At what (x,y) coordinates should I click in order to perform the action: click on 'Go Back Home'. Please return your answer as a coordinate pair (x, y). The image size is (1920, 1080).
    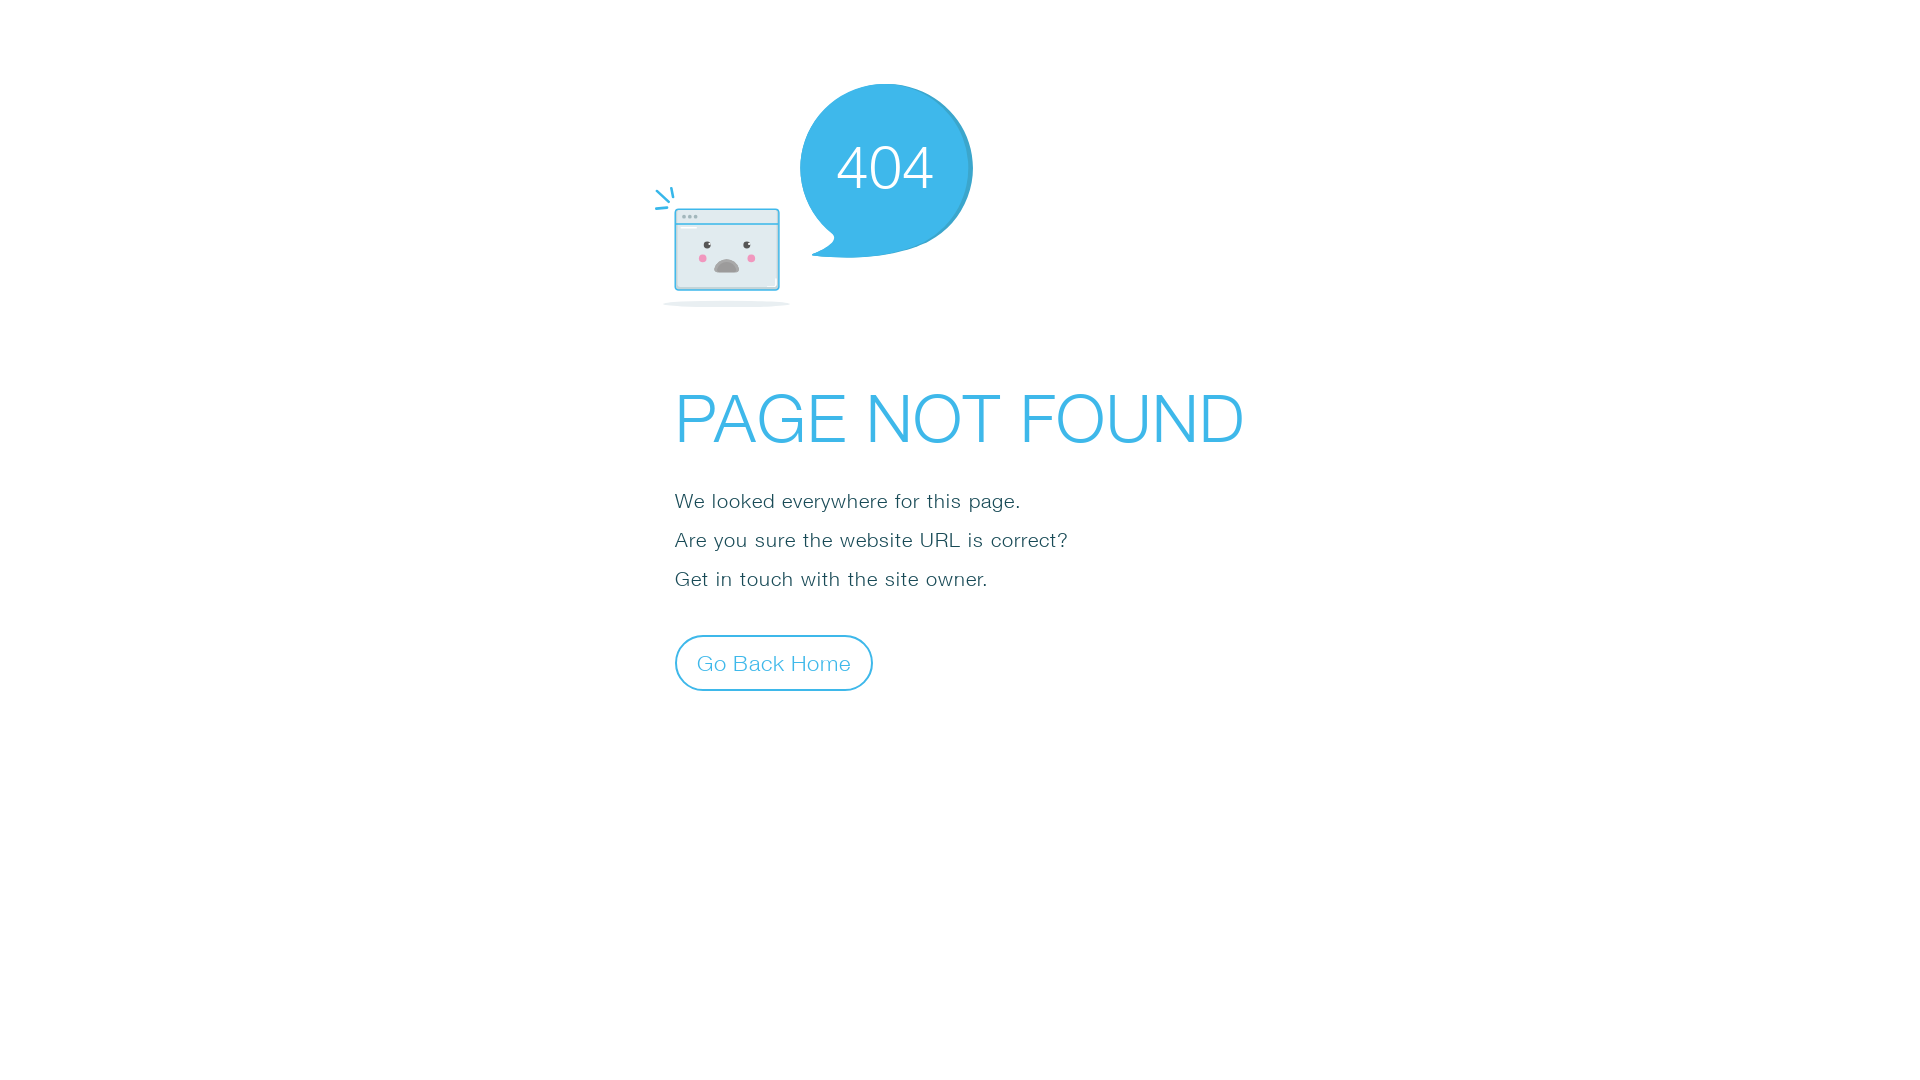
    Looking at the image, I should click on (772, 663).